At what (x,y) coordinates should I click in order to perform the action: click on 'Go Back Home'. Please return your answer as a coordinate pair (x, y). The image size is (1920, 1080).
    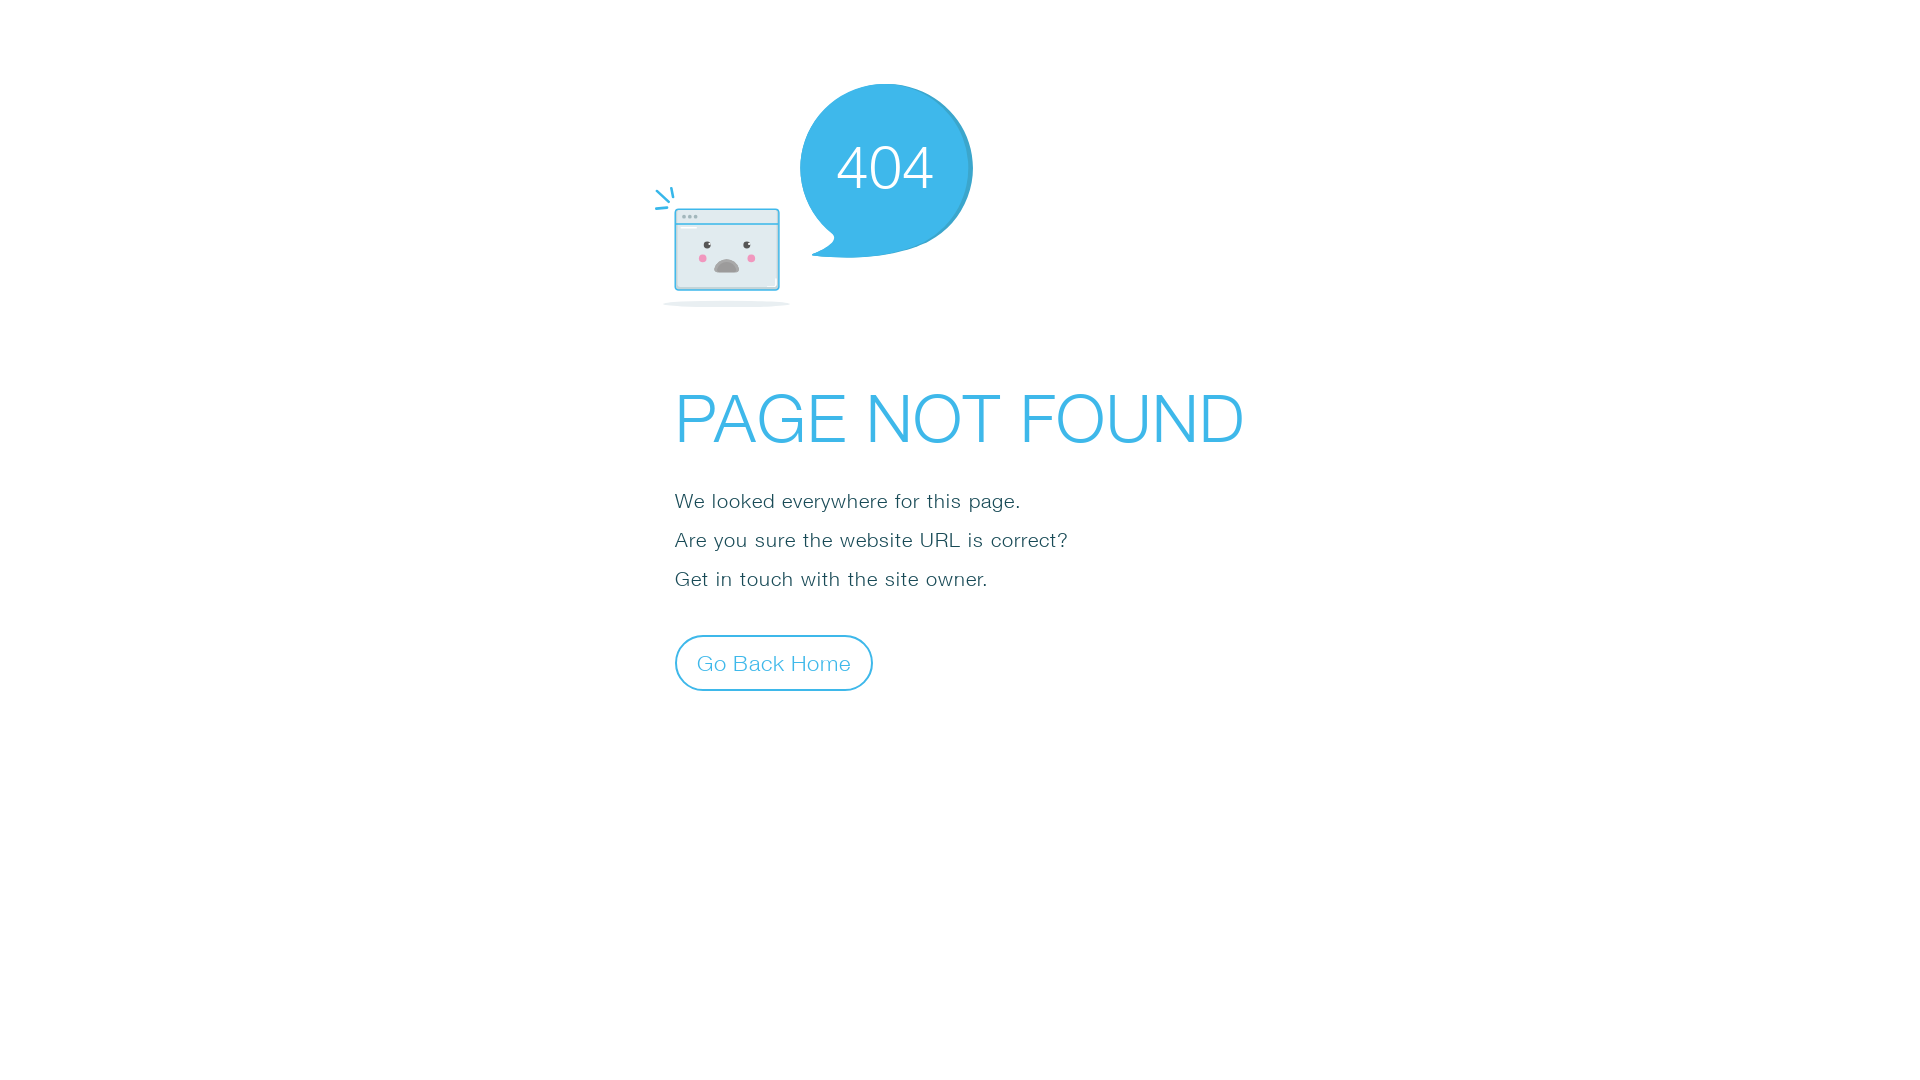
    Looking at the image, I should click on (772, 663).